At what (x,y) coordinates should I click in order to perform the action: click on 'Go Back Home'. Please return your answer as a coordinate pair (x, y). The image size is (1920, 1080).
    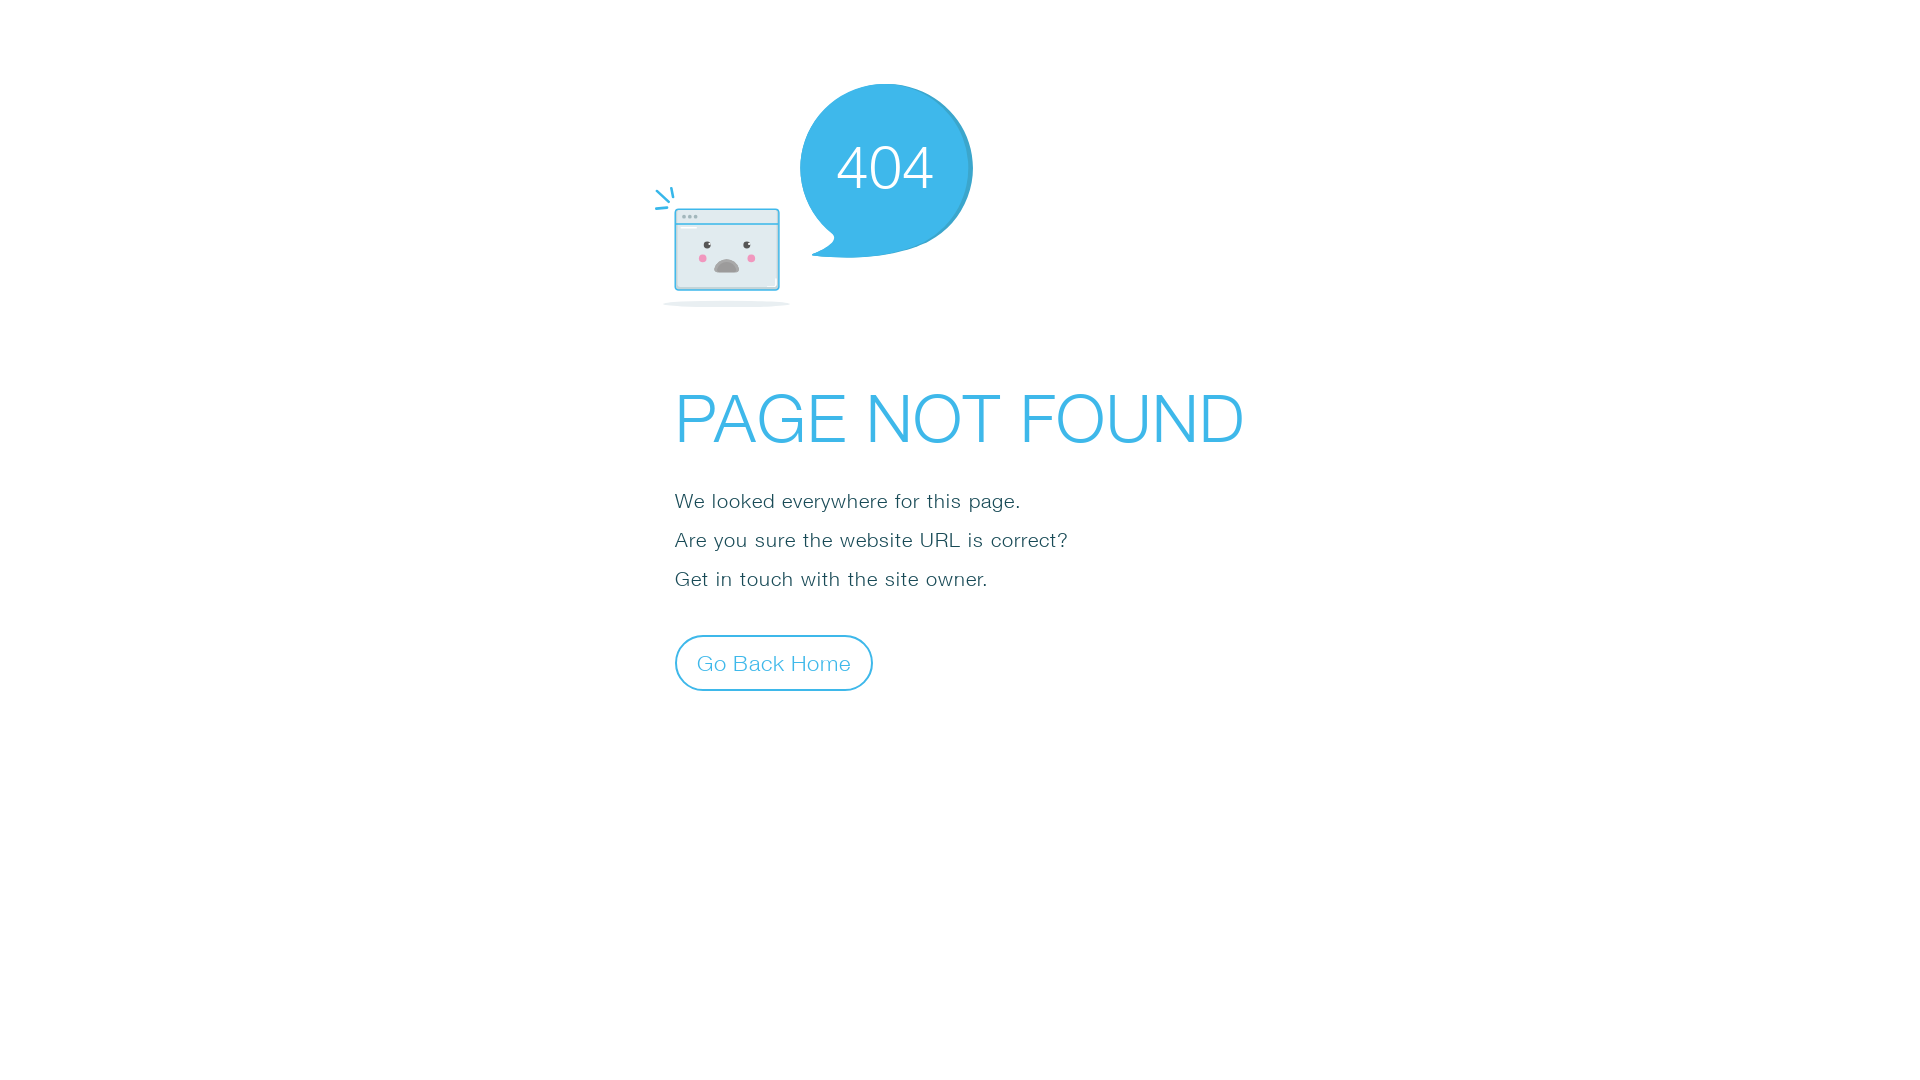
    Looking at the image, I should click on (772, 663).